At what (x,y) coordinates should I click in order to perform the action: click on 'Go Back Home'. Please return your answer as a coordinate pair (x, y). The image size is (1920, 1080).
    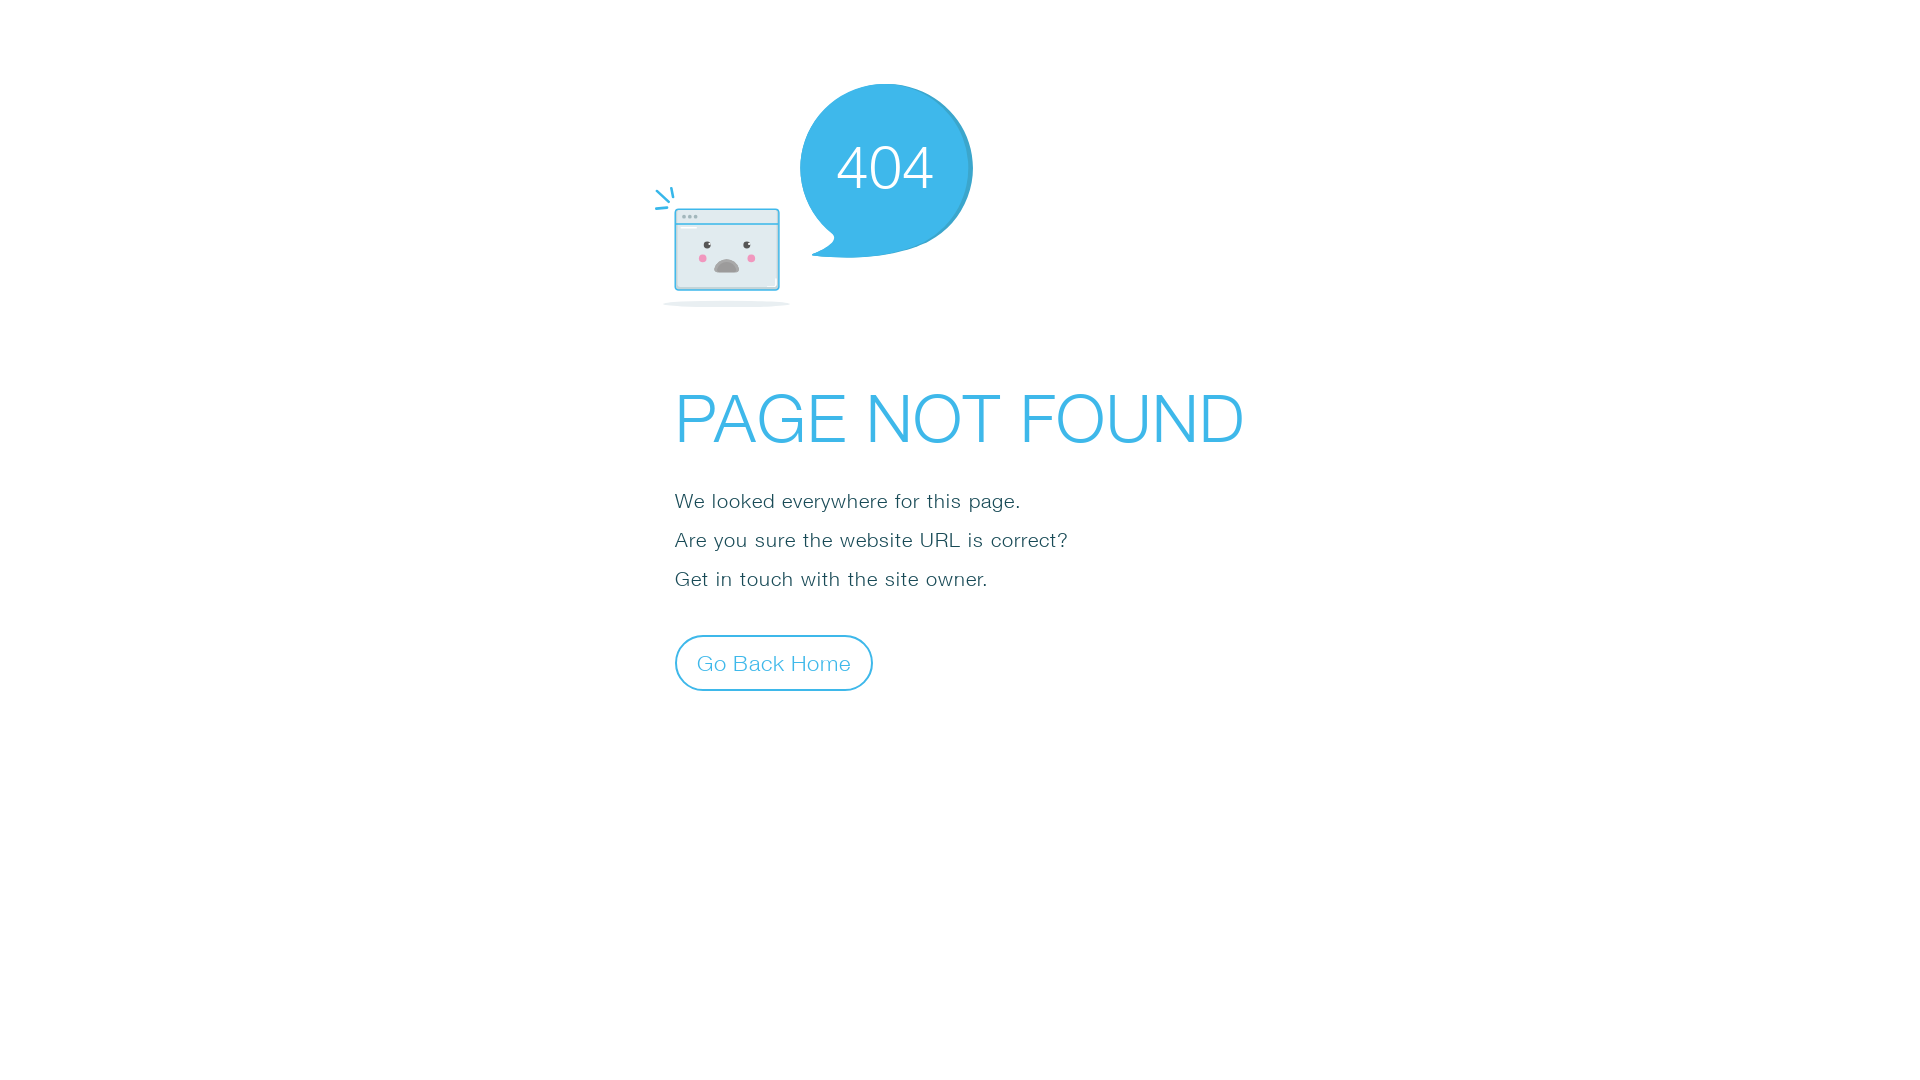
    Looking at the image, I should click on (772, 663).